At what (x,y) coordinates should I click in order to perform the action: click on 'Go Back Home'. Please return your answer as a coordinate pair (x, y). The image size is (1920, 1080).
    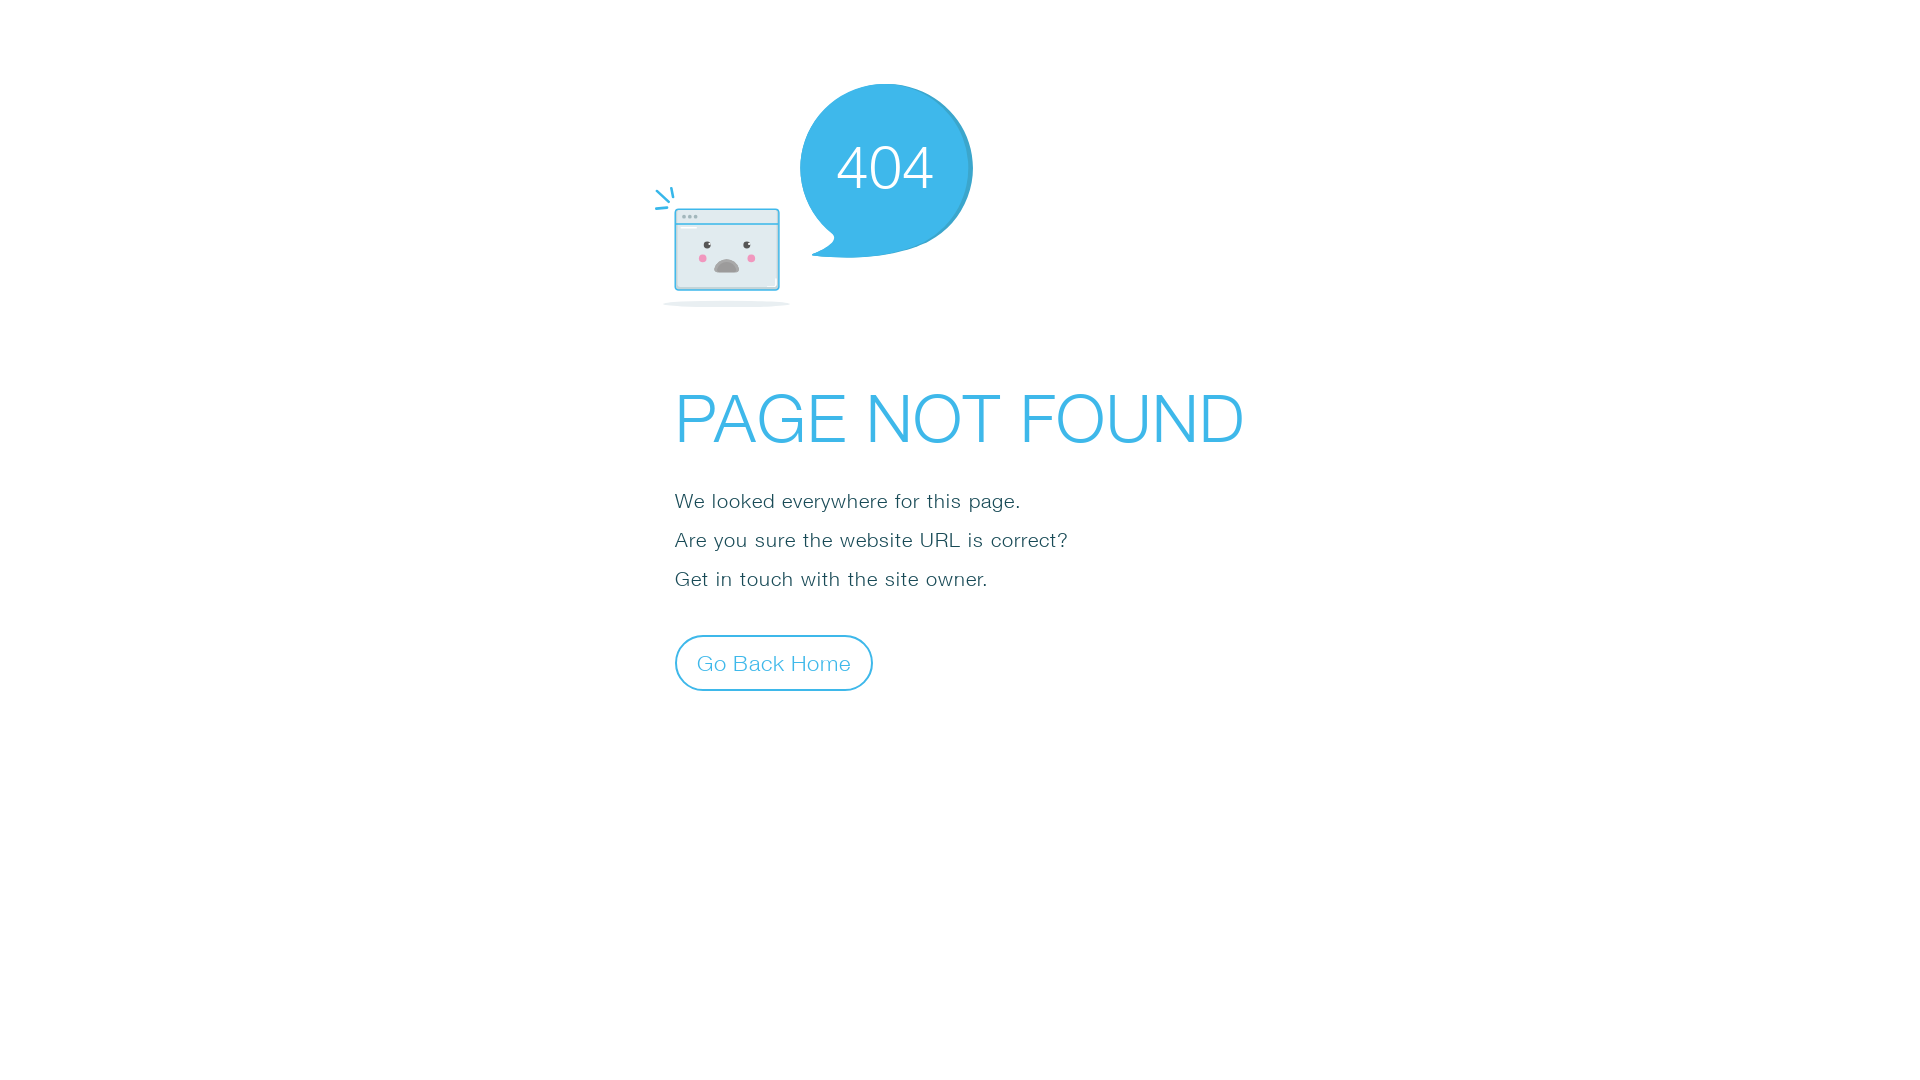
    Looking at the image, I should click on (772, 663).